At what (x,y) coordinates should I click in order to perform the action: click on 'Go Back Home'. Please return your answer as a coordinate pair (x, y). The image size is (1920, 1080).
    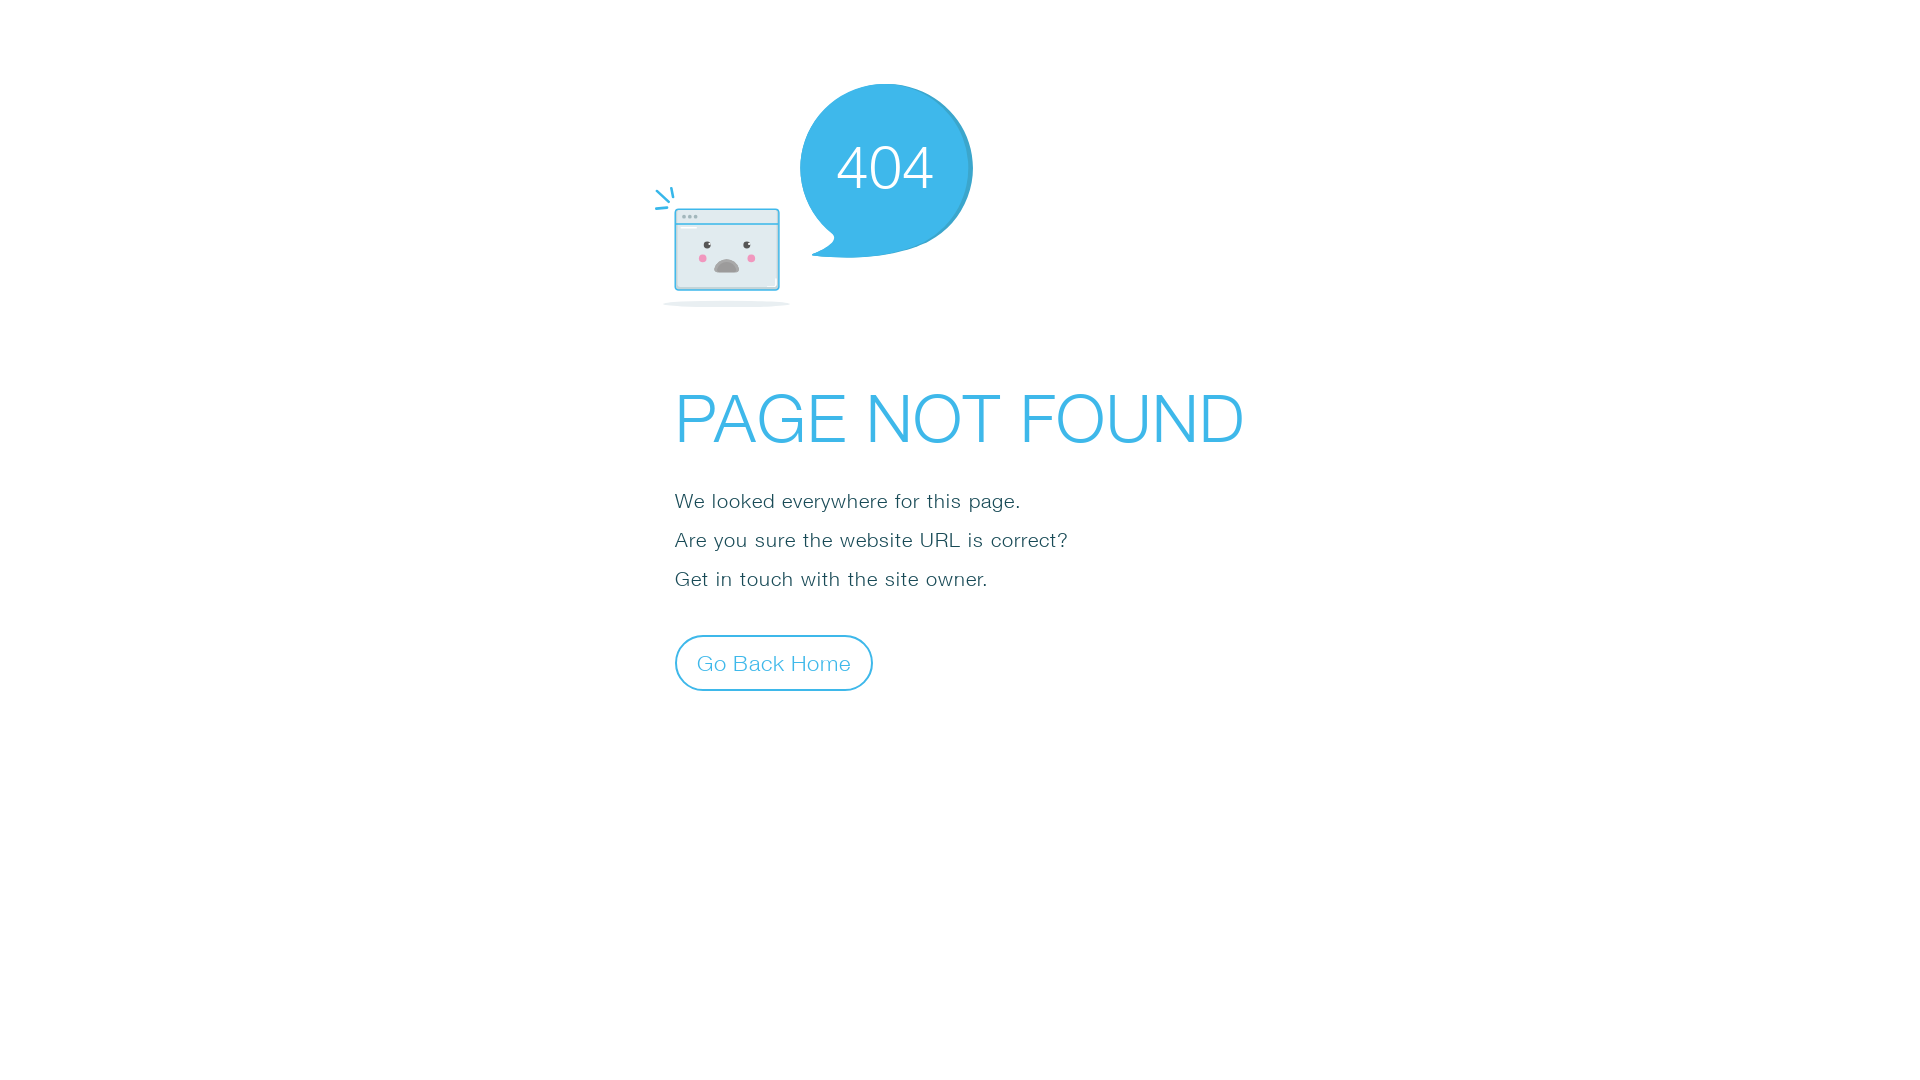
    Looking at the image, I should click on (772, 663).